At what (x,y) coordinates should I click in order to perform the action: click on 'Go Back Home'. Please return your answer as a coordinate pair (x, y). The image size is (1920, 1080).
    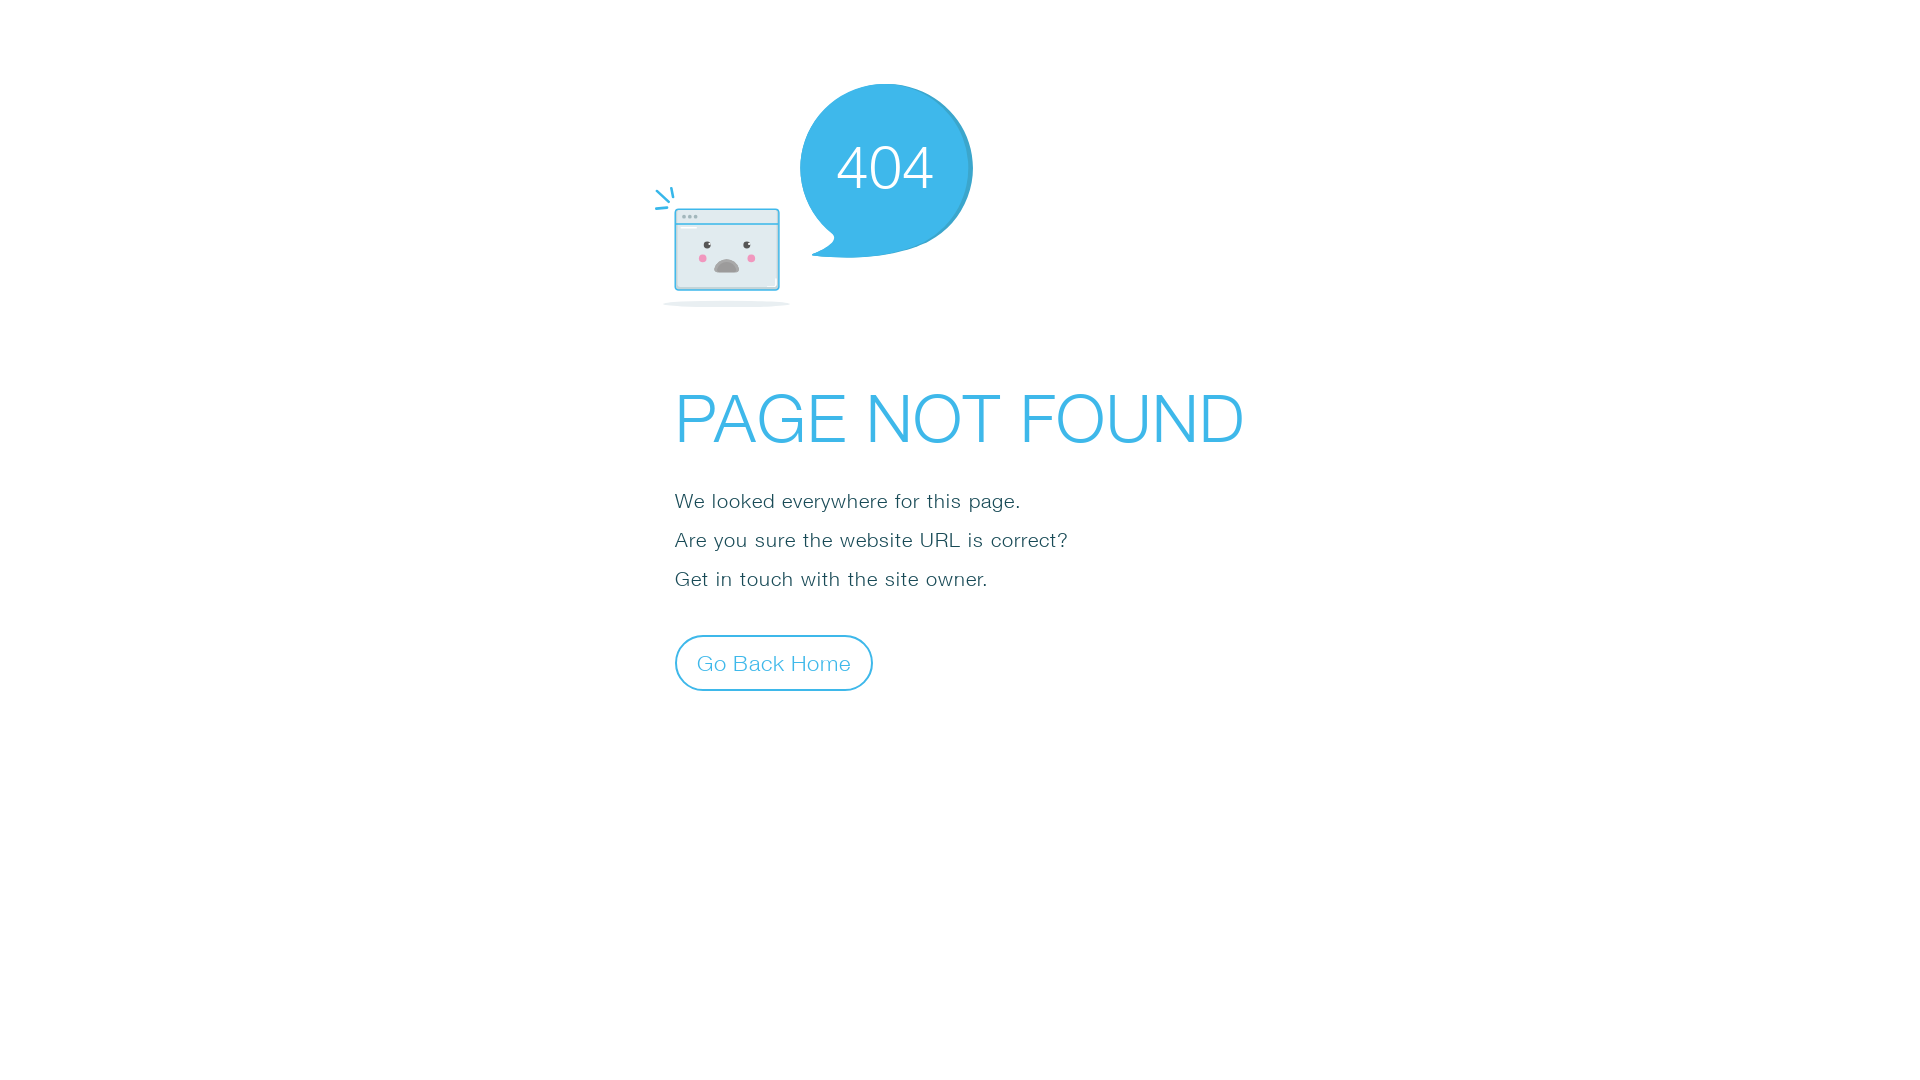
    Looking at the image, I should click on (772, 663).